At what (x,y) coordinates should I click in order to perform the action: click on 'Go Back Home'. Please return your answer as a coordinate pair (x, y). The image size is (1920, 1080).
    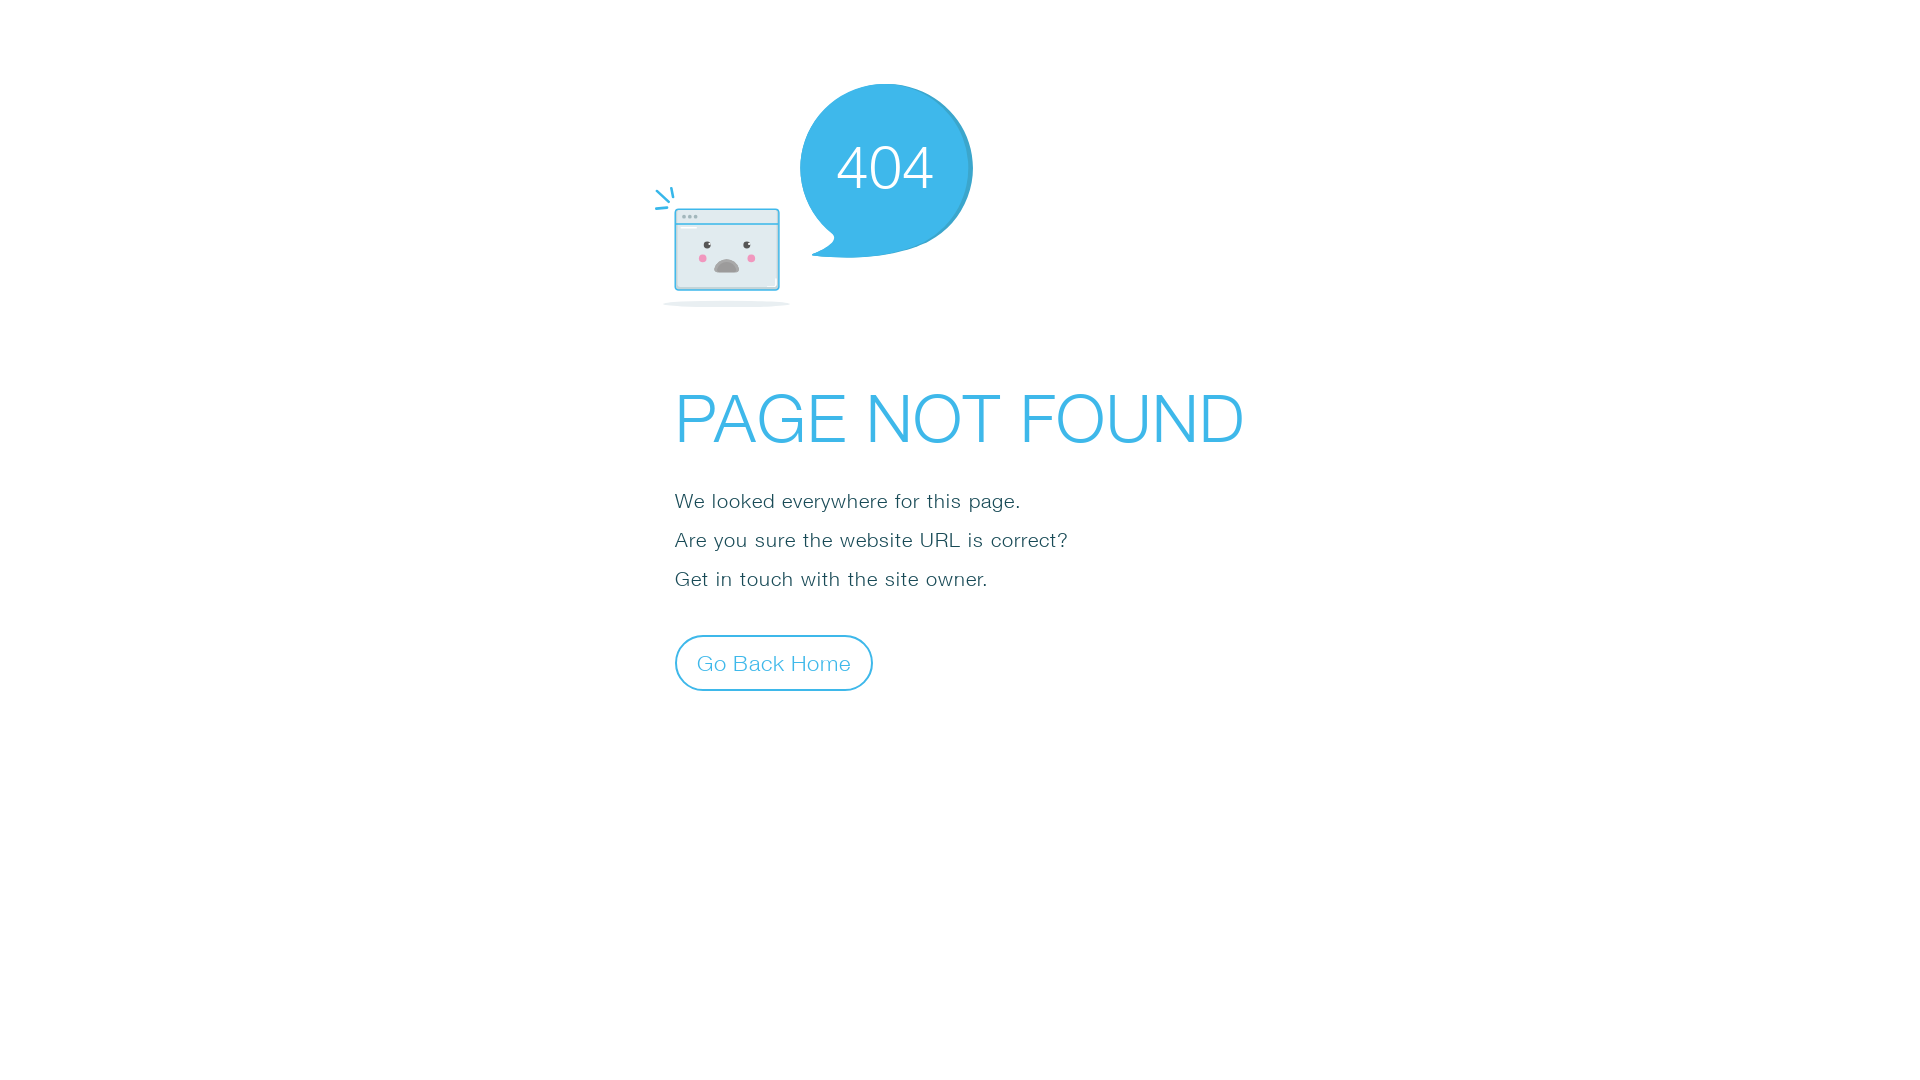
    Looking at the image, I should click on (772, 663).